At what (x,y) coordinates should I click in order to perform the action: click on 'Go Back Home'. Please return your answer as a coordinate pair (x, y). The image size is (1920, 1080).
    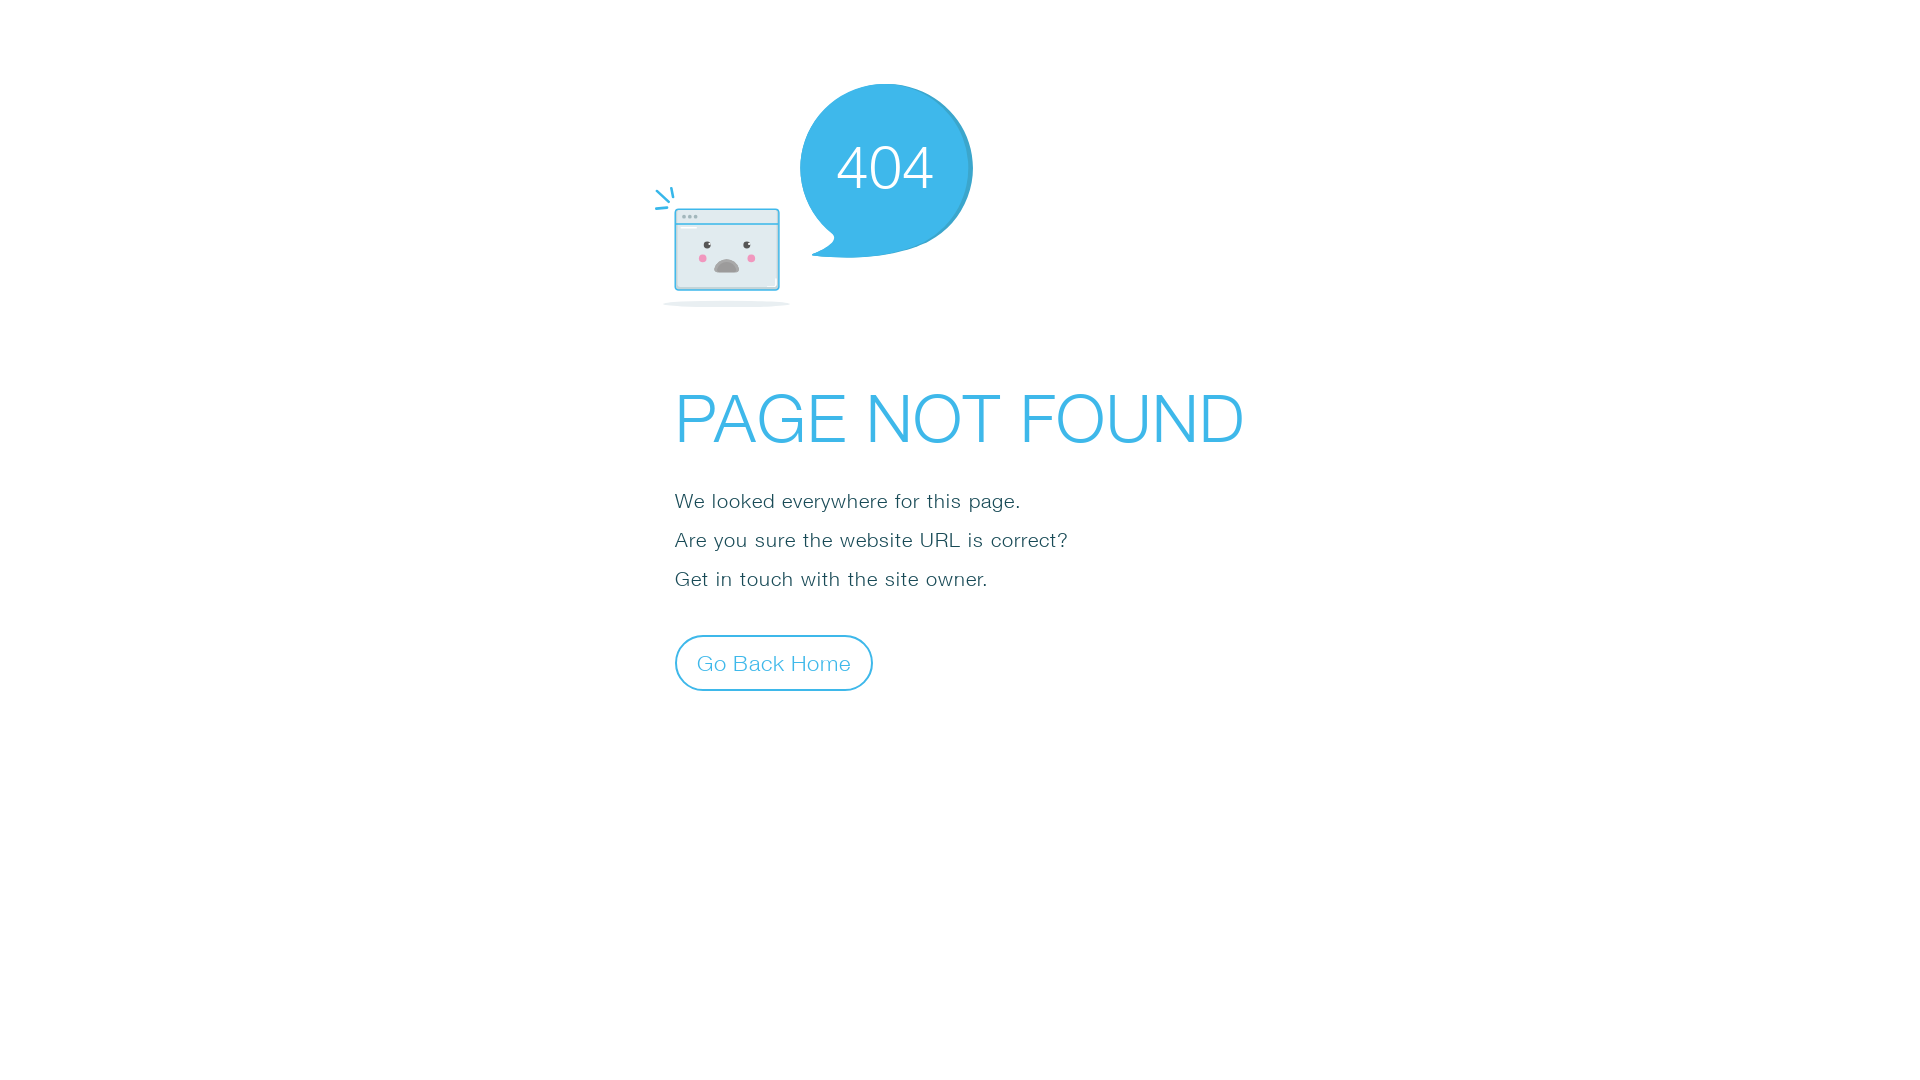
    Looking at the image, I should click on (772, 663).